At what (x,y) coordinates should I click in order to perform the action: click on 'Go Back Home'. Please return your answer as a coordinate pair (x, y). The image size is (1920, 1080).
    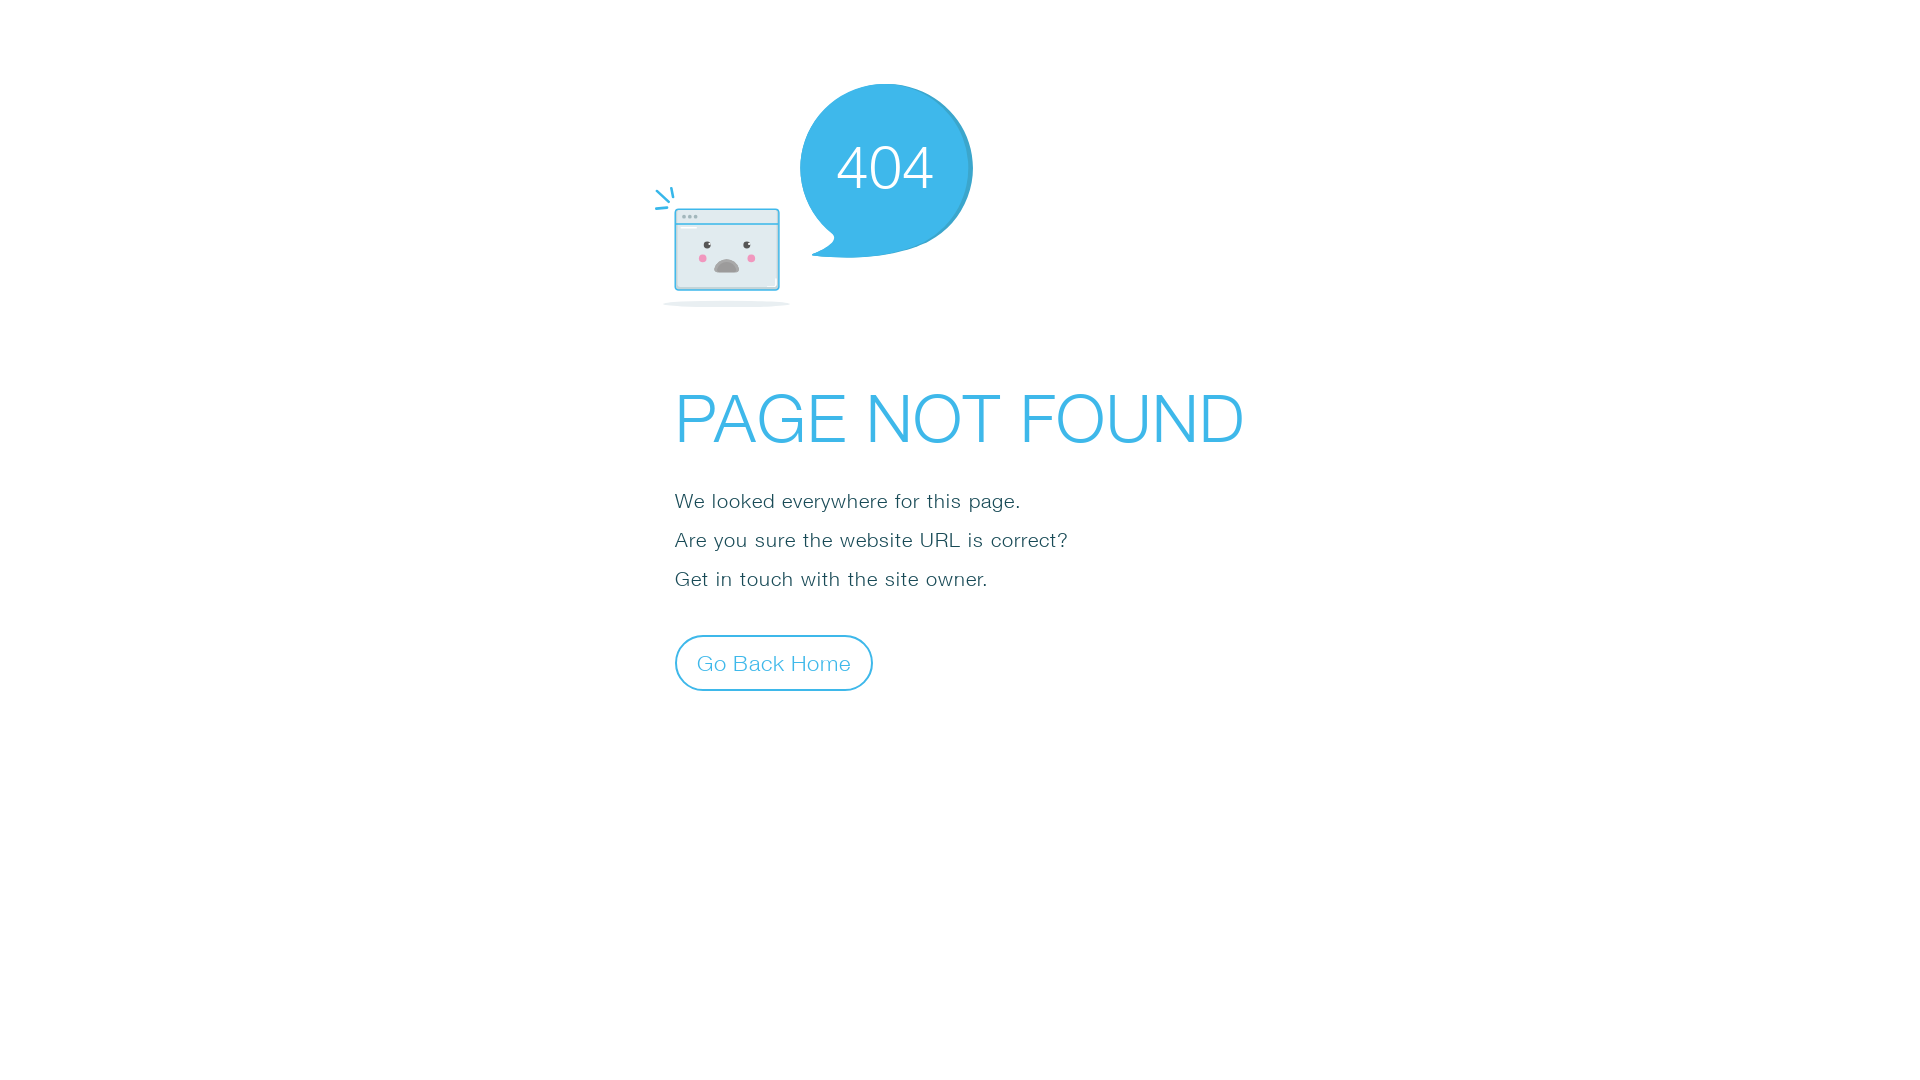
    Looking at the image, I should click on (772, 663).